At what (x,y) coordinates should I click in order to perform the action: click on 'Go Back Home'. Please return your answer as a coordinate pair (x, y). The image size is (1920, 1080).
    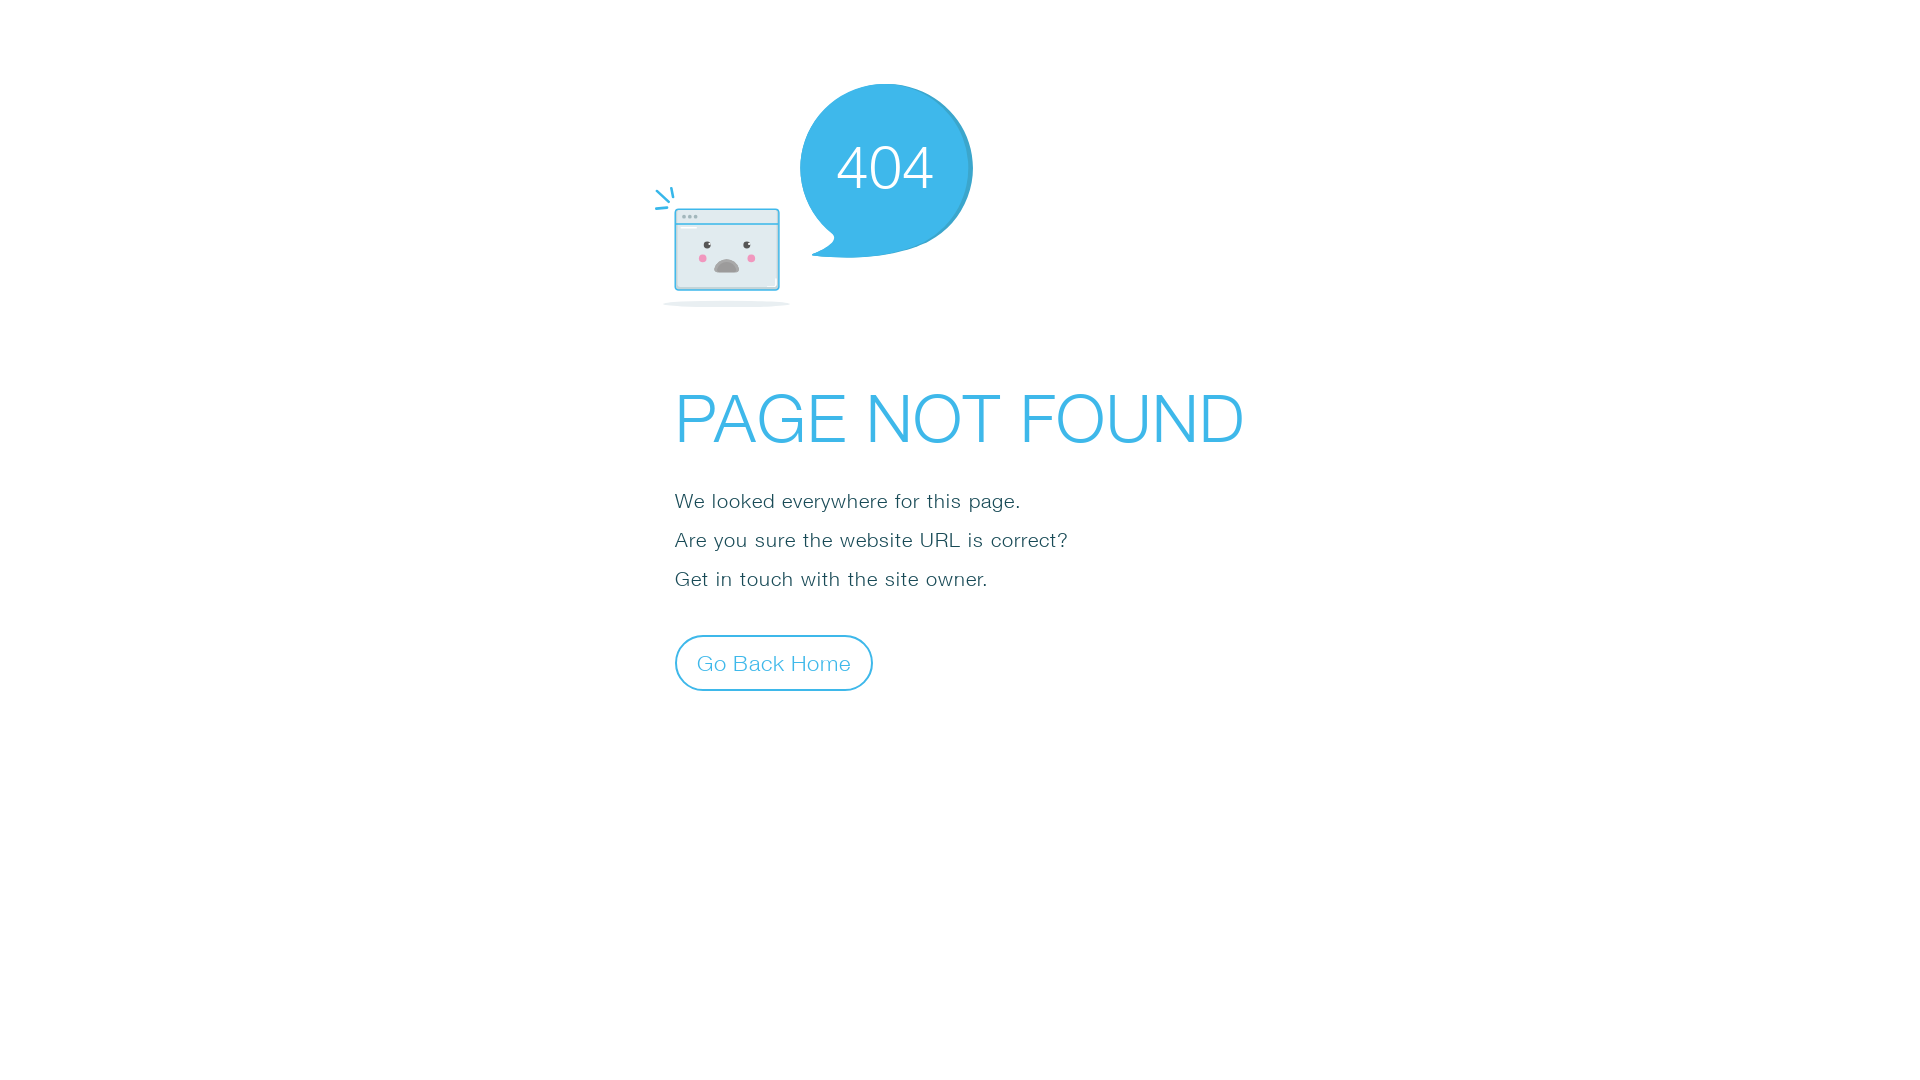
    Looking at the image, I should click on (772, 663).